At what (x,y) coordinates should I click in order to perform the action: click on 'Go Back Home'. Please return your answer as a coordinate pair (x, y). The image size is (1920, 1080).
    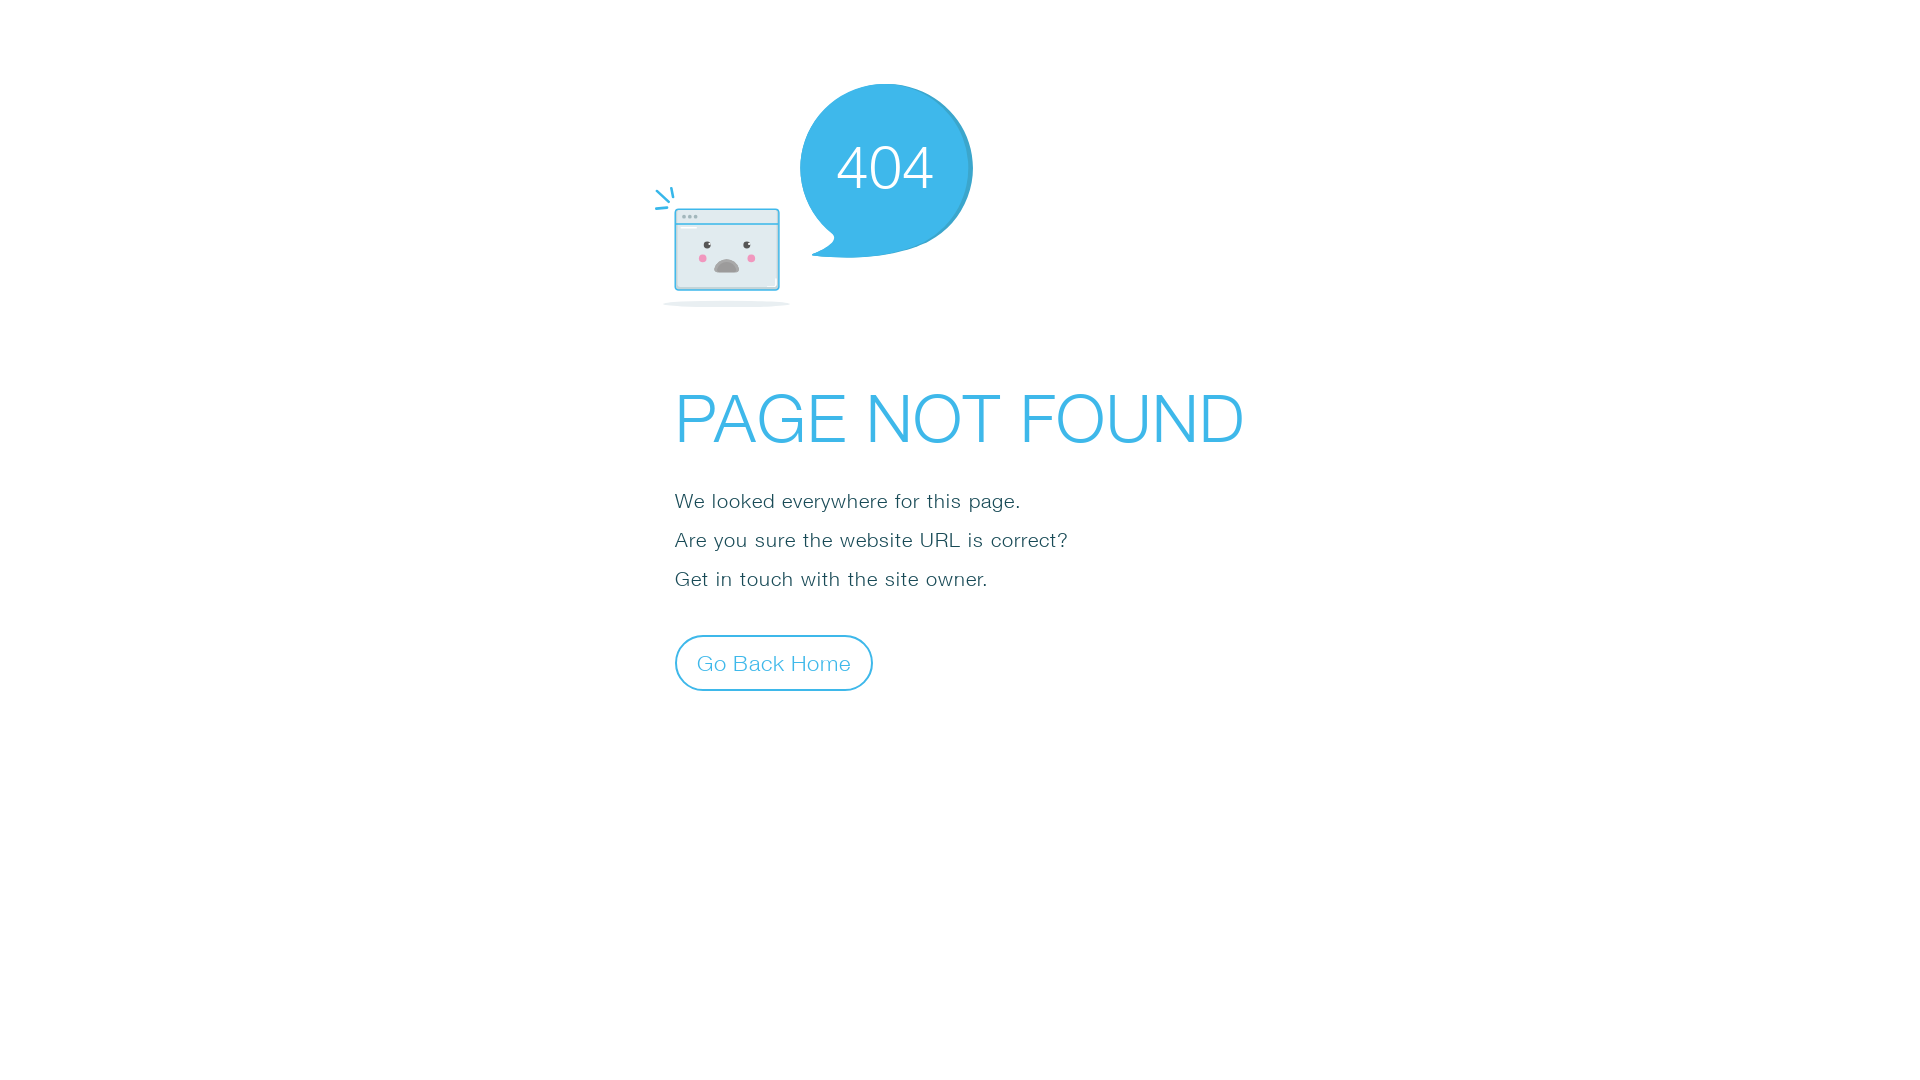
    Looking at the image, I should click on (772, 663).